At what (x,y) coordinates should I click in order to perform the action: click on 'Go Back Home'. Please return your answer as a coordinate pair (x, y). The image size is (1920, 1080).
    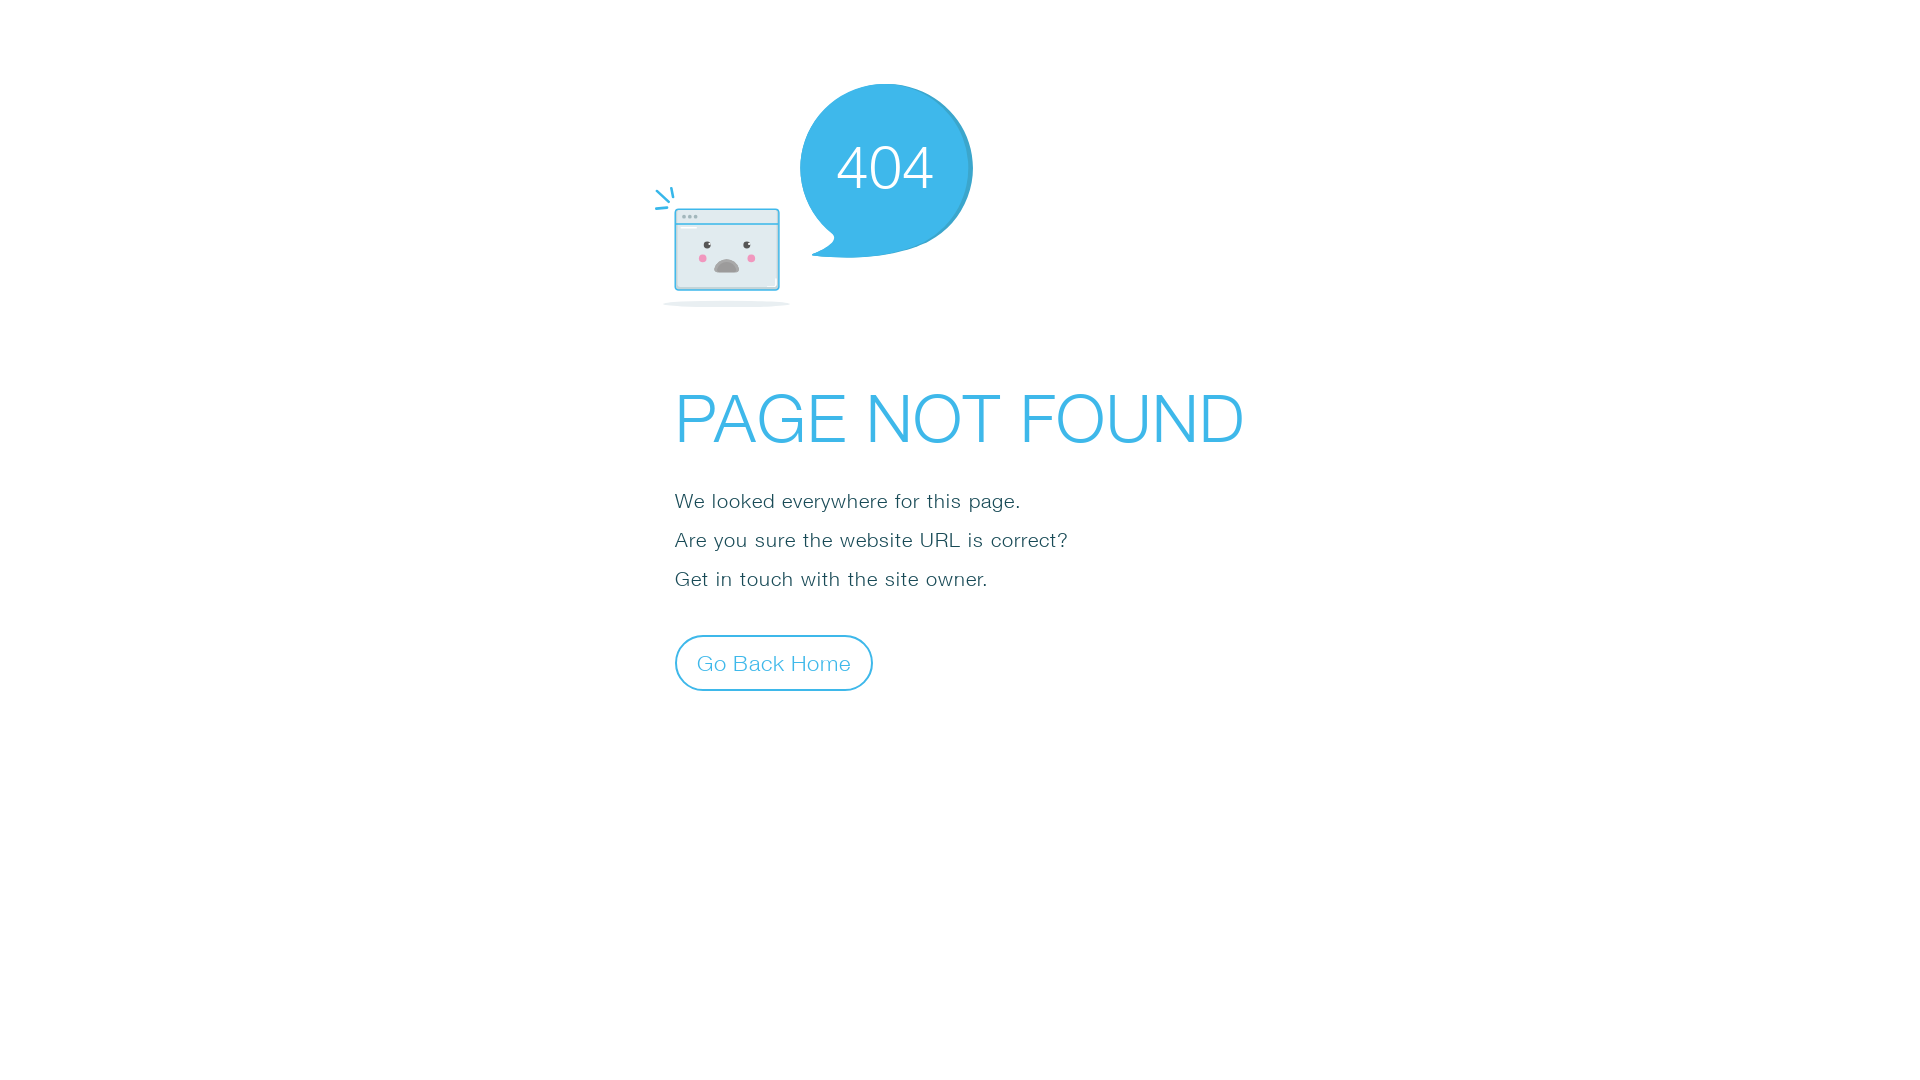
    Looking at the image, I should click on (772, 663).